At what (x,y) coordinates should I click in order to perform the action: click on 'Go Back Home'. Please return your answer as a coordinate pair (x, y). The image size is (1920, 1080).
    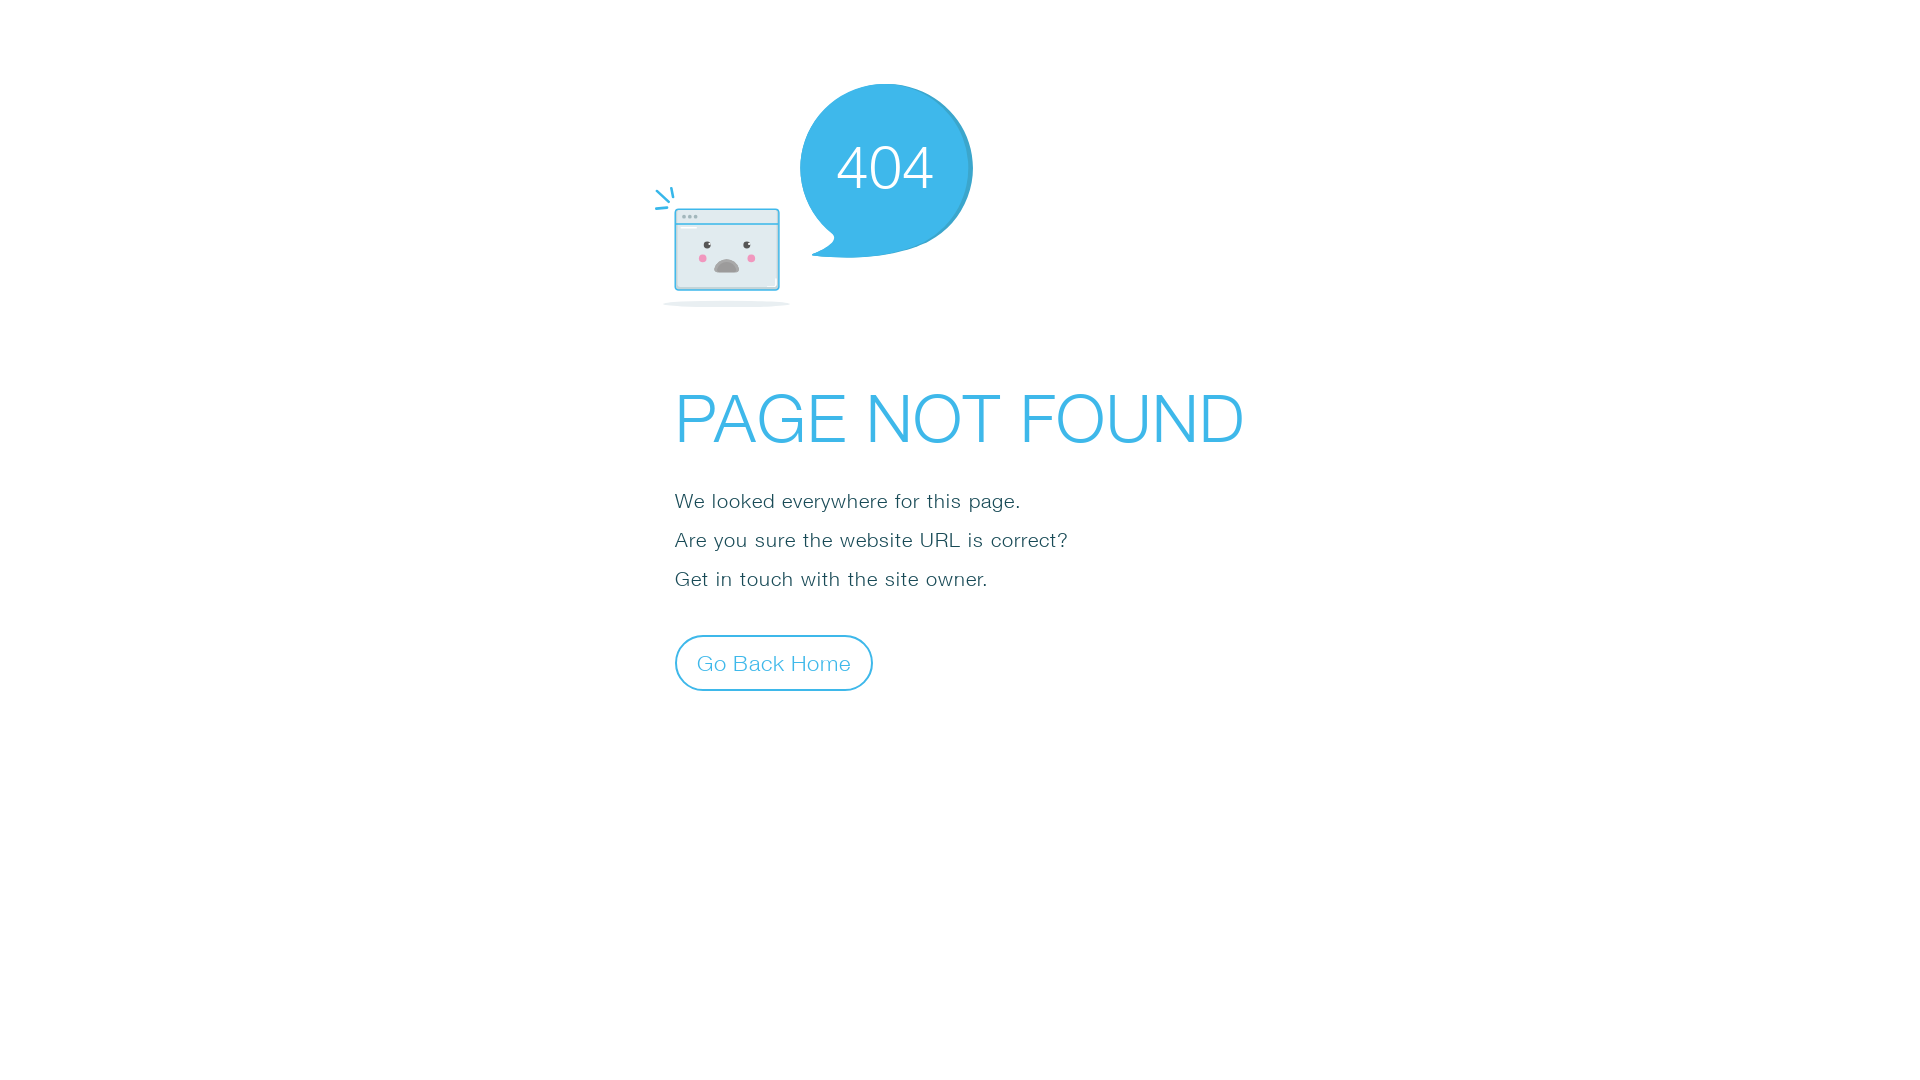
    Looking at the image, I should click on (772, 663).